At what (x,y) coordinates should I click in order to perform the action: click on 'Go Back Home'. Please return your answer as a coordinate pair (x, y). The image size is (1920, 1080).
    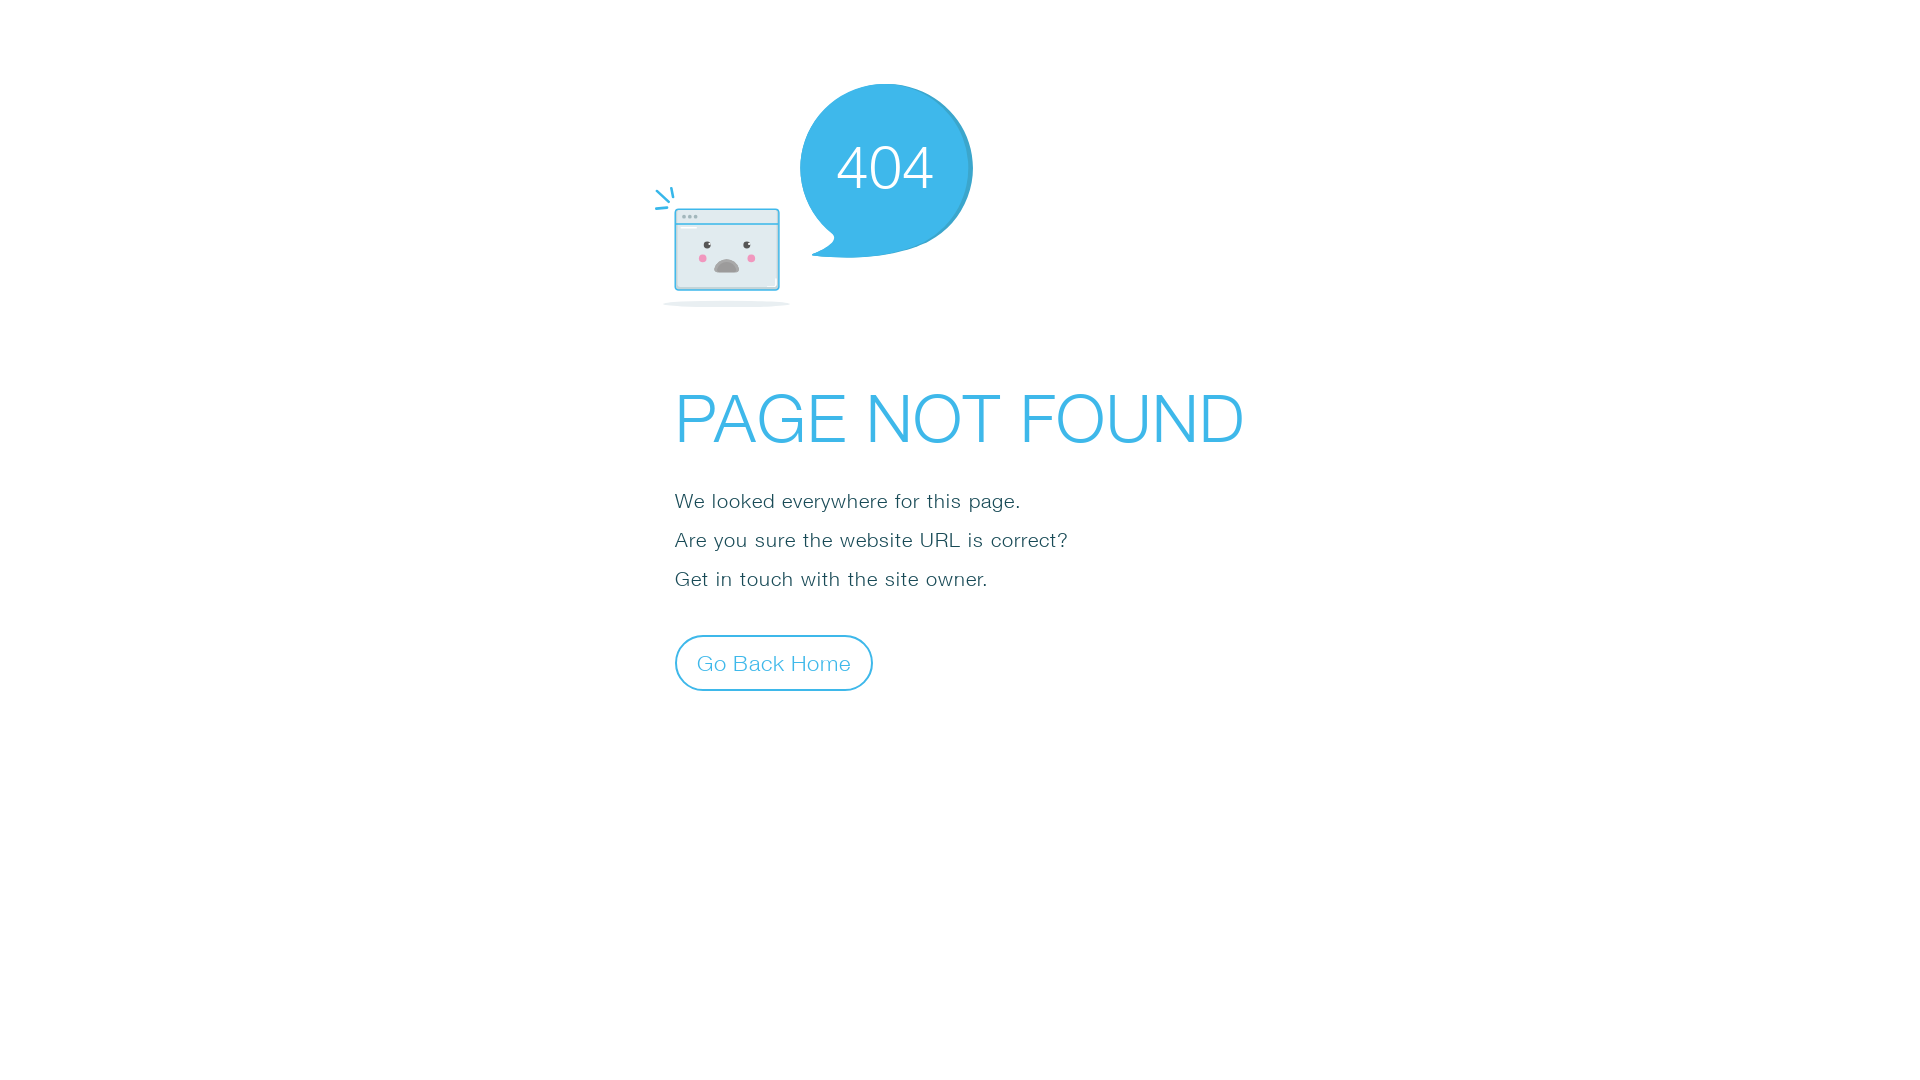
    Looking at the image, I should click on (772, 663).